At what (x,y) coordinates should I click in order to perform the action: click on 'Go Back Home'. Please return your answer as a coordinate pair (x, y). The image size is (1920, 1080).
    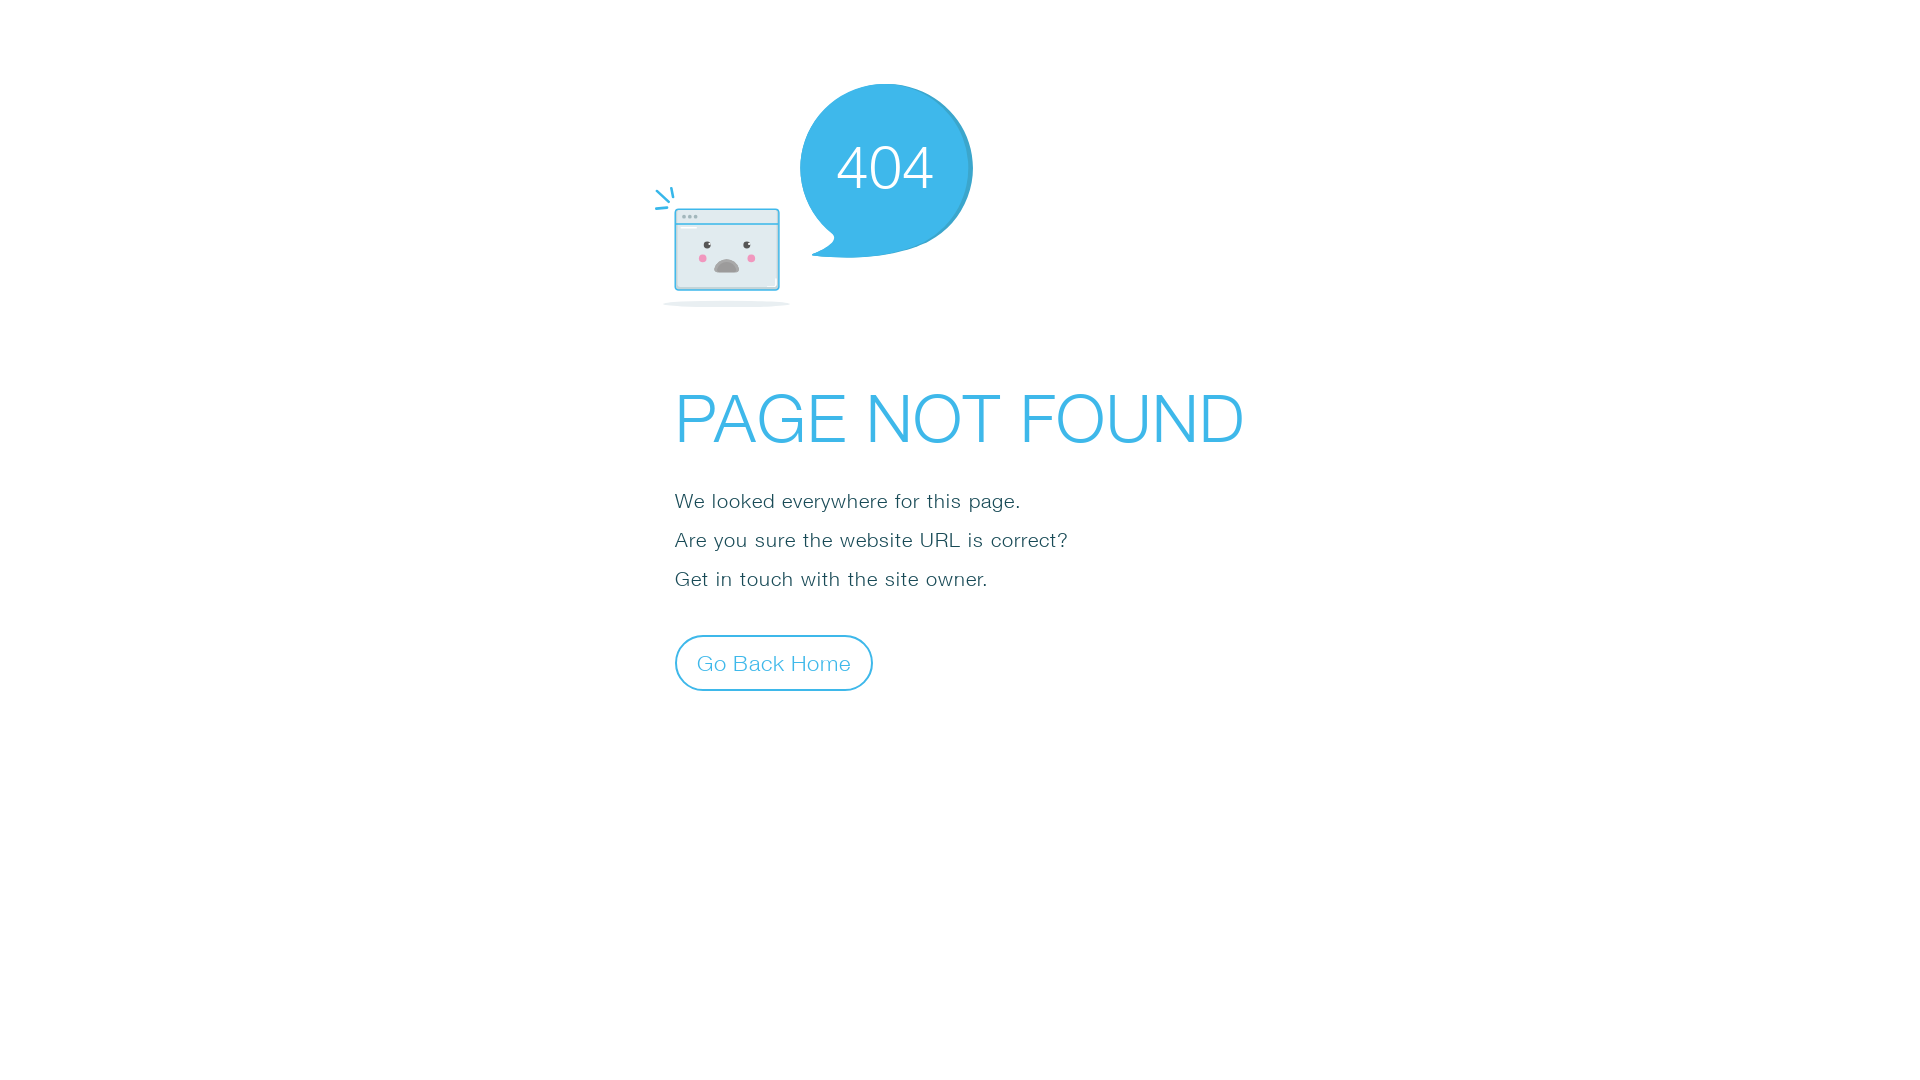
    Looking at the image, I should click on (772, 663).